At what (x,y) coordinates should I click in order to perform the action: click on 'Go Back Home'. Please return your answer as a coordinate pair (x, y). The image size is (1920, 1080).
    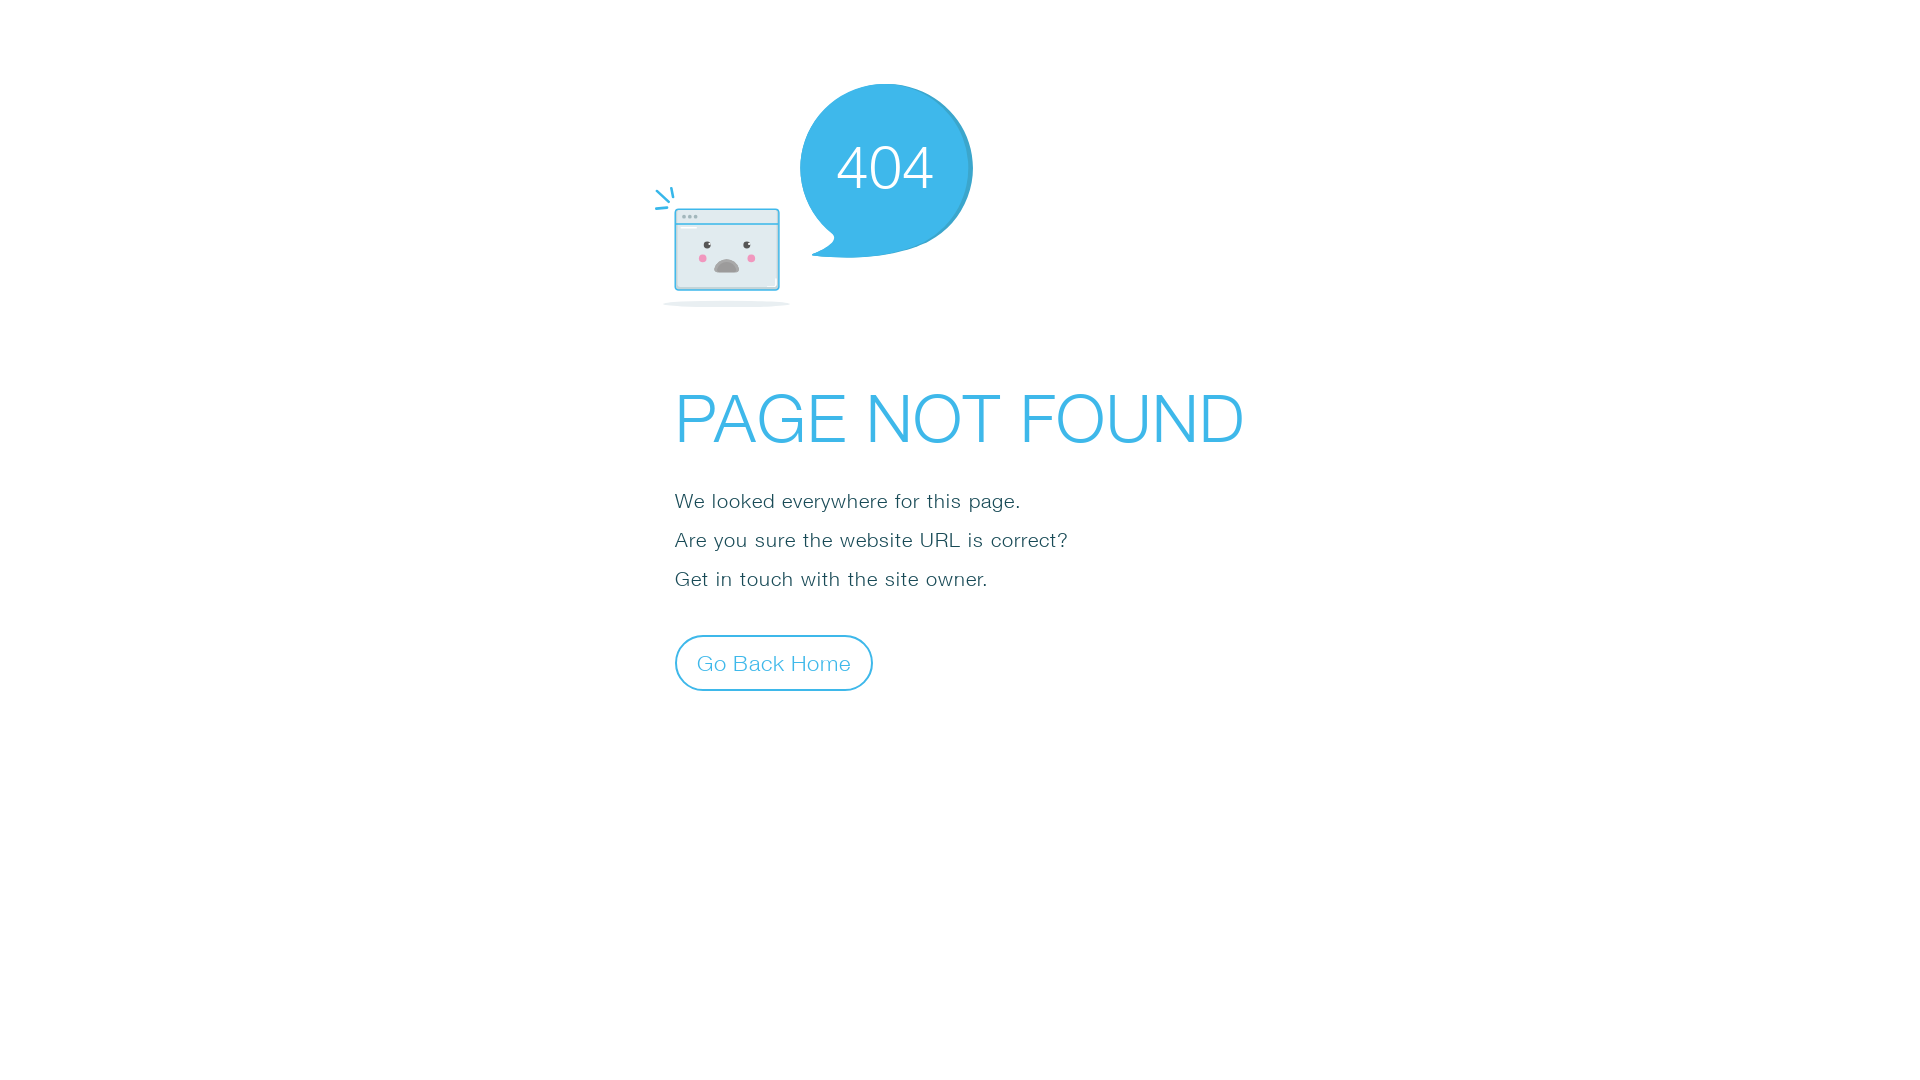
    Looking at the image, I should click on (772, 663).